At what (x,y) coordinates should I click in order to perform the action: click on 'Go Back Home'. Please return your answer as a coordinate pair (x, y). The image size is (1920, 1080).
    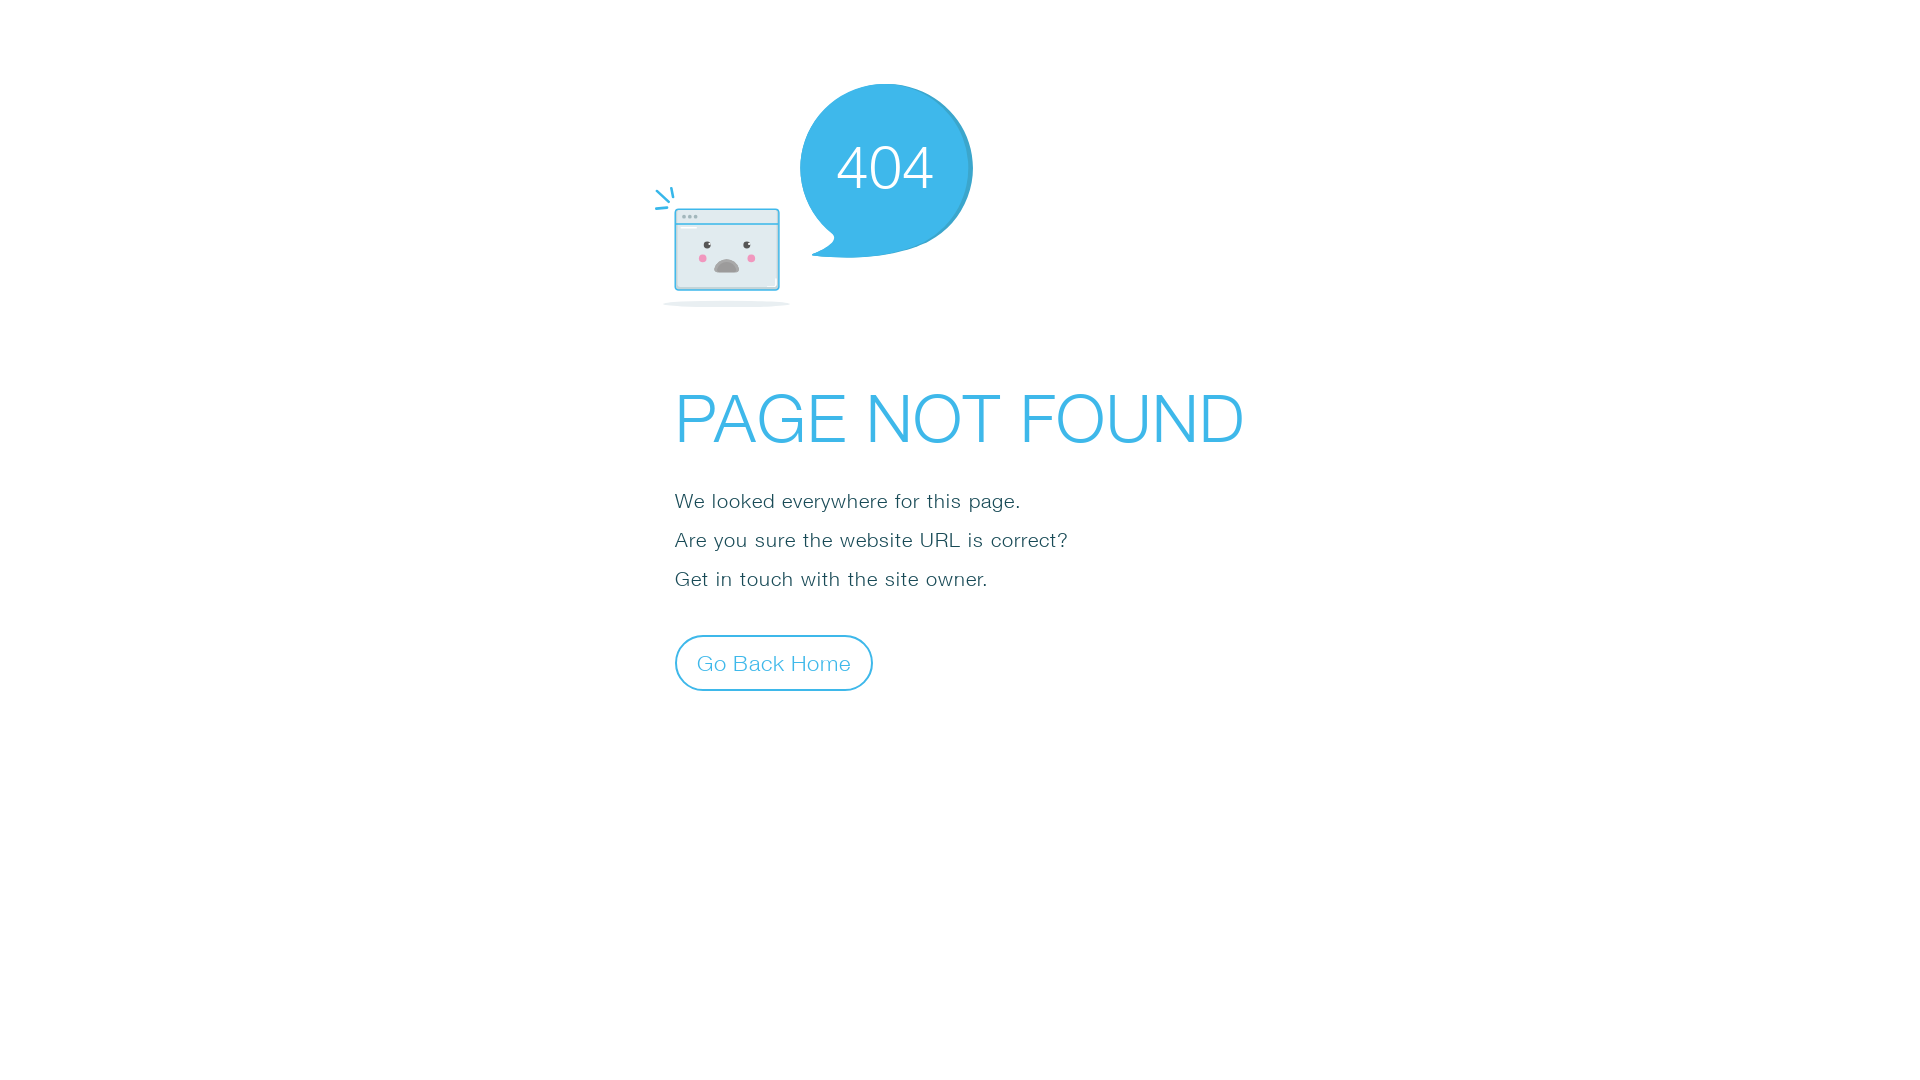
    Looking at the image, I should click on (772, 663).